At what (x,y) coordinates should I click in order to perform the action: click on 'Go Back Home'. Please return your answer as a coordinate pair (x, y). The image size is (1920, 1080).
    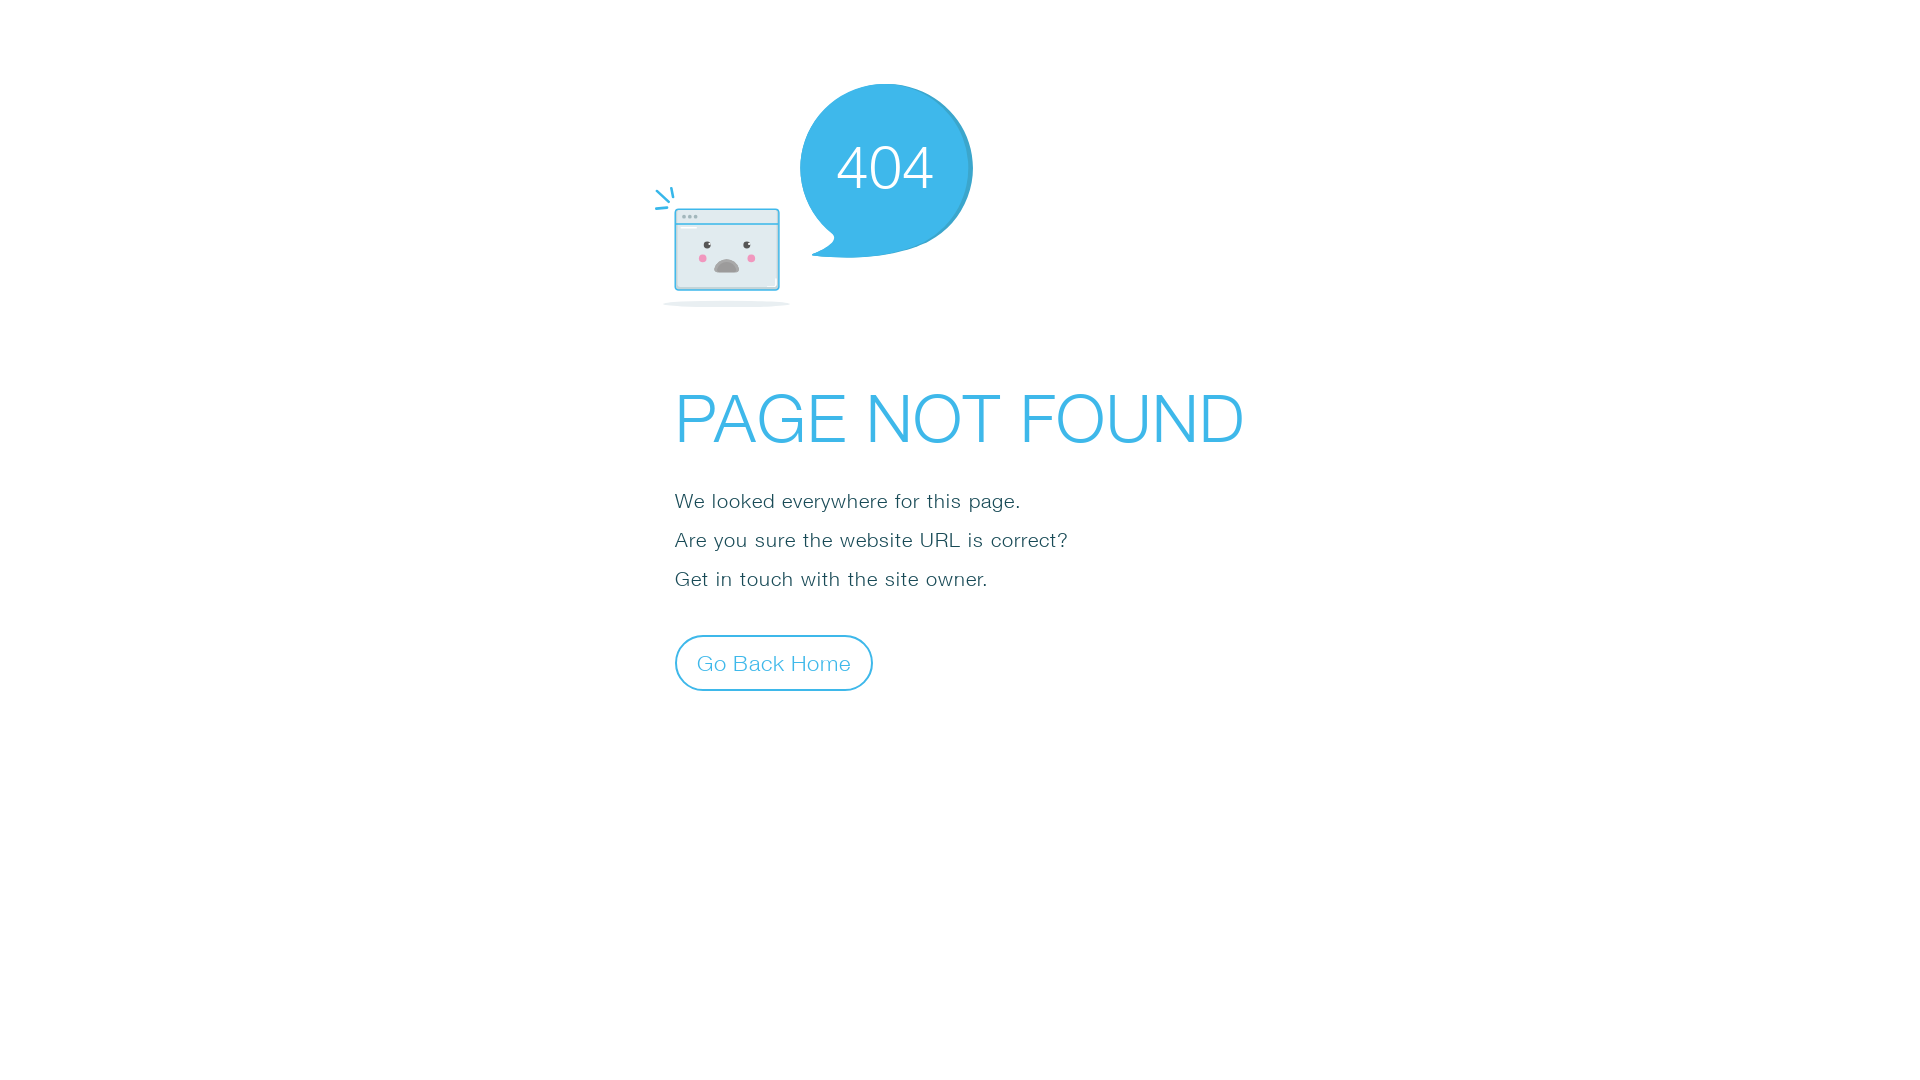
    Looking at the image, I should click on (772, 663).